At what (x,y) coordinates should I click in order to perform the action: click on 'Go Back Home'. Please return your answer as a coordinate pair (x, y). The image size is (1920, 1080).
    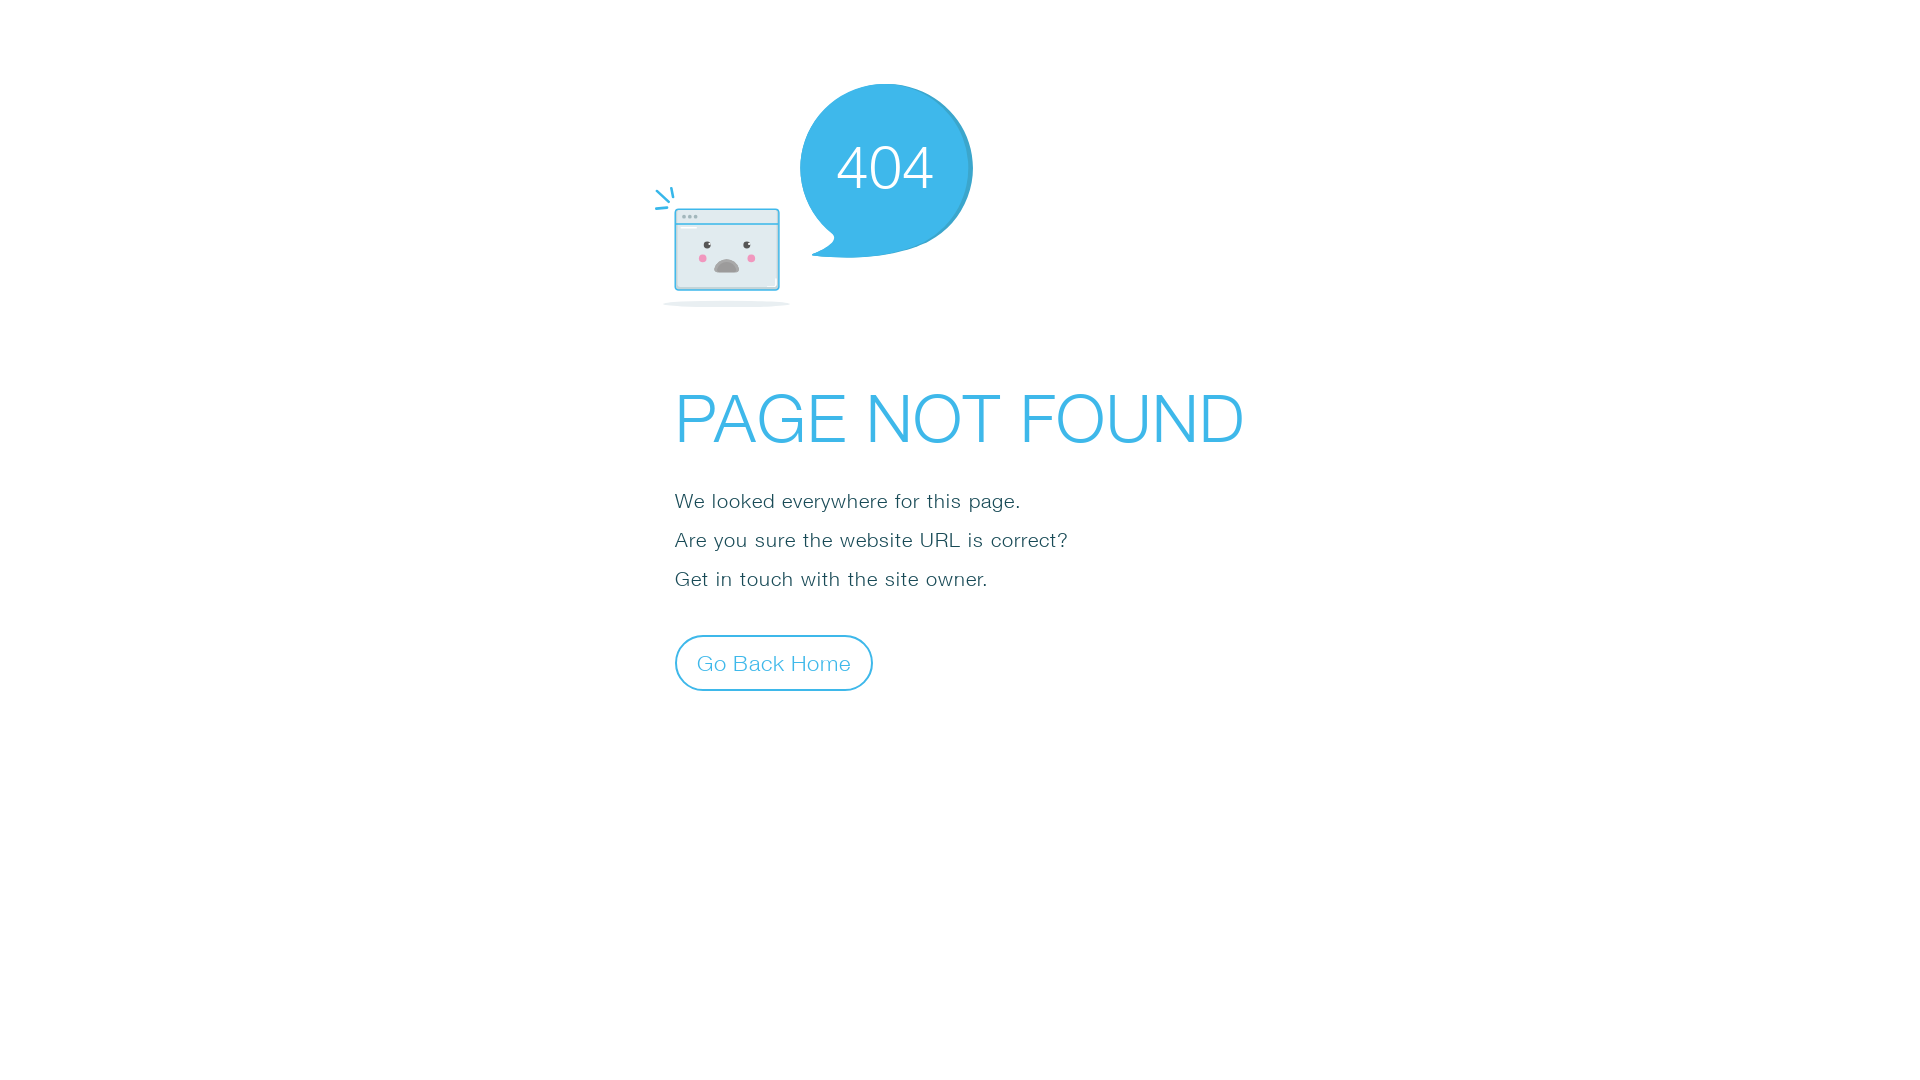
    Looking at the image, I should click on (772, 663).